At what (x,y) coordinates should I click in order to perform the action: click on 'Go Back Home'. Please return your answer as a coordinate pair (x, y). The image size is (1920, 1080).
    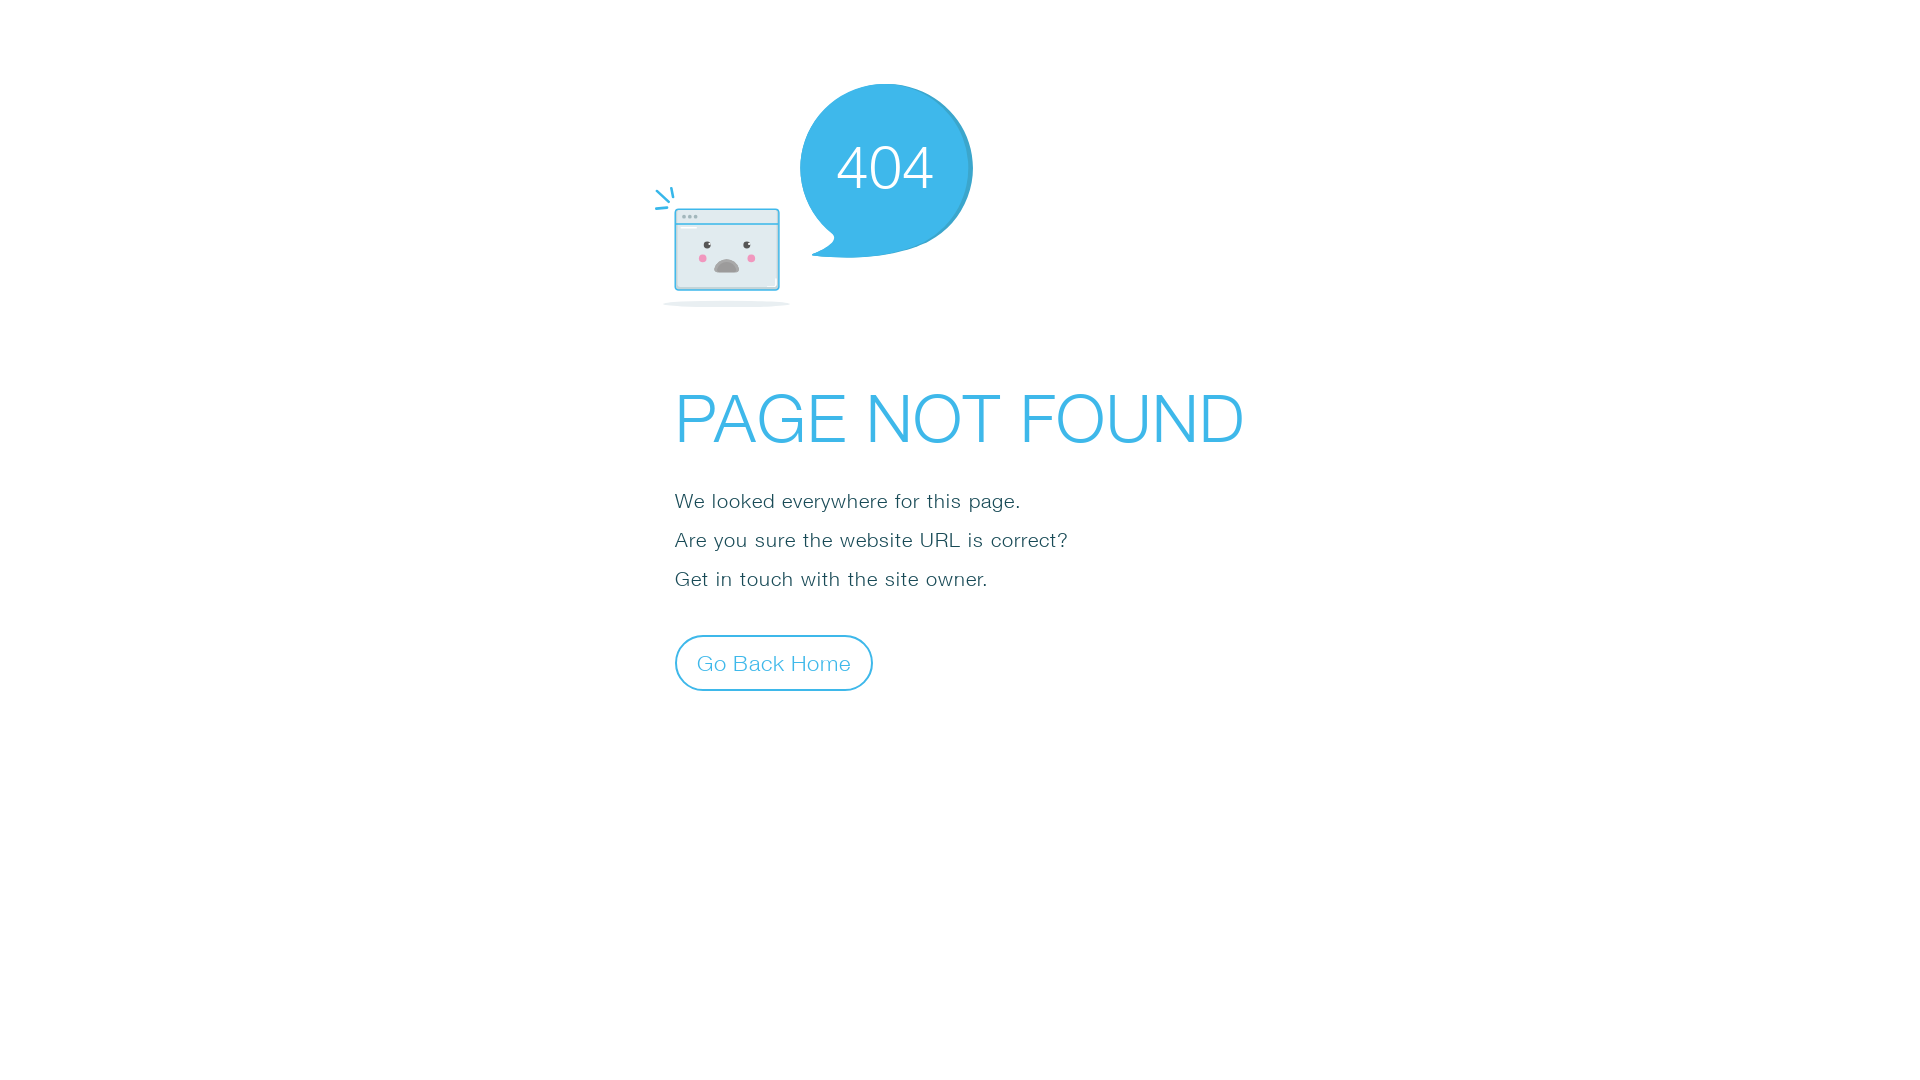
    Looking at the image, I should click on (772, 663).